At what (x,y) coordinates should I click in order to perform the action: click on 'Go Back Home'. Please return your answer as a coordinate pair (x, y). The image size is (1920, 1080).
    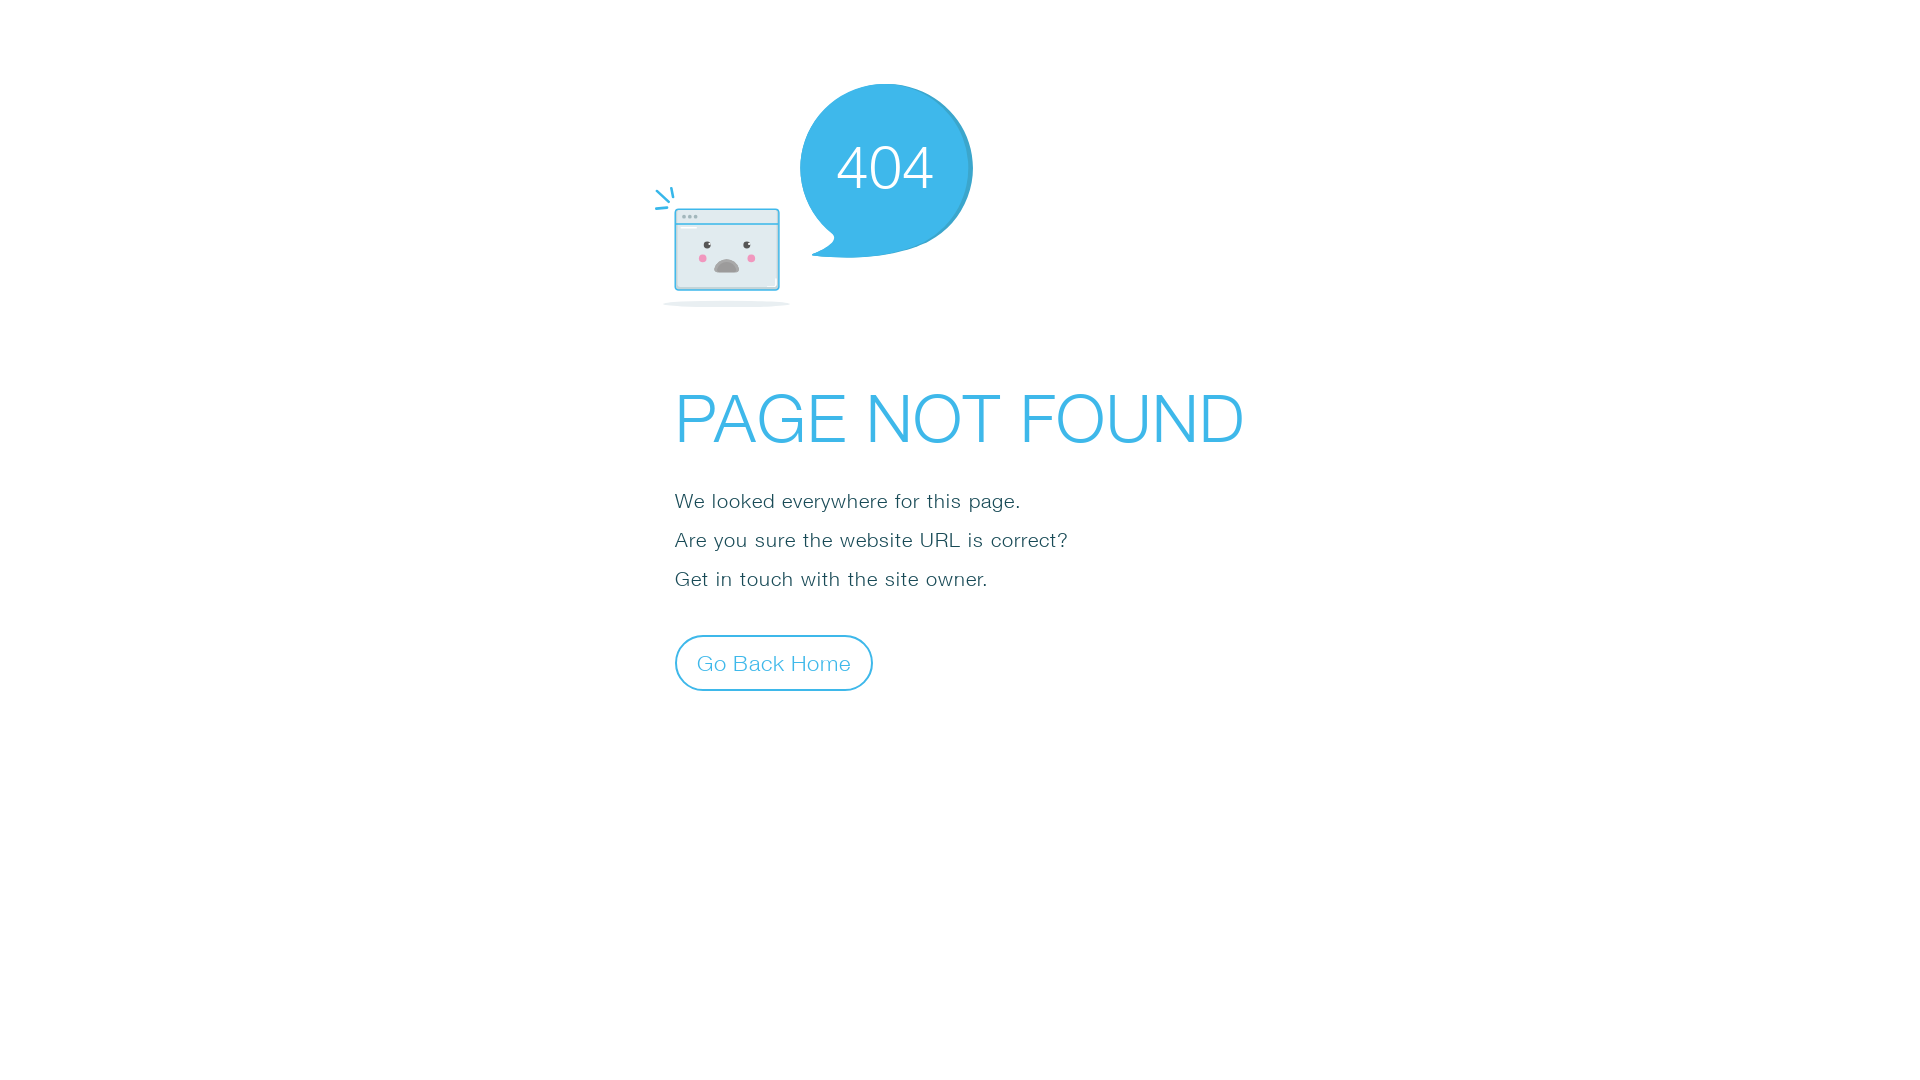
    Looking at the image, I should click on (772, 663).